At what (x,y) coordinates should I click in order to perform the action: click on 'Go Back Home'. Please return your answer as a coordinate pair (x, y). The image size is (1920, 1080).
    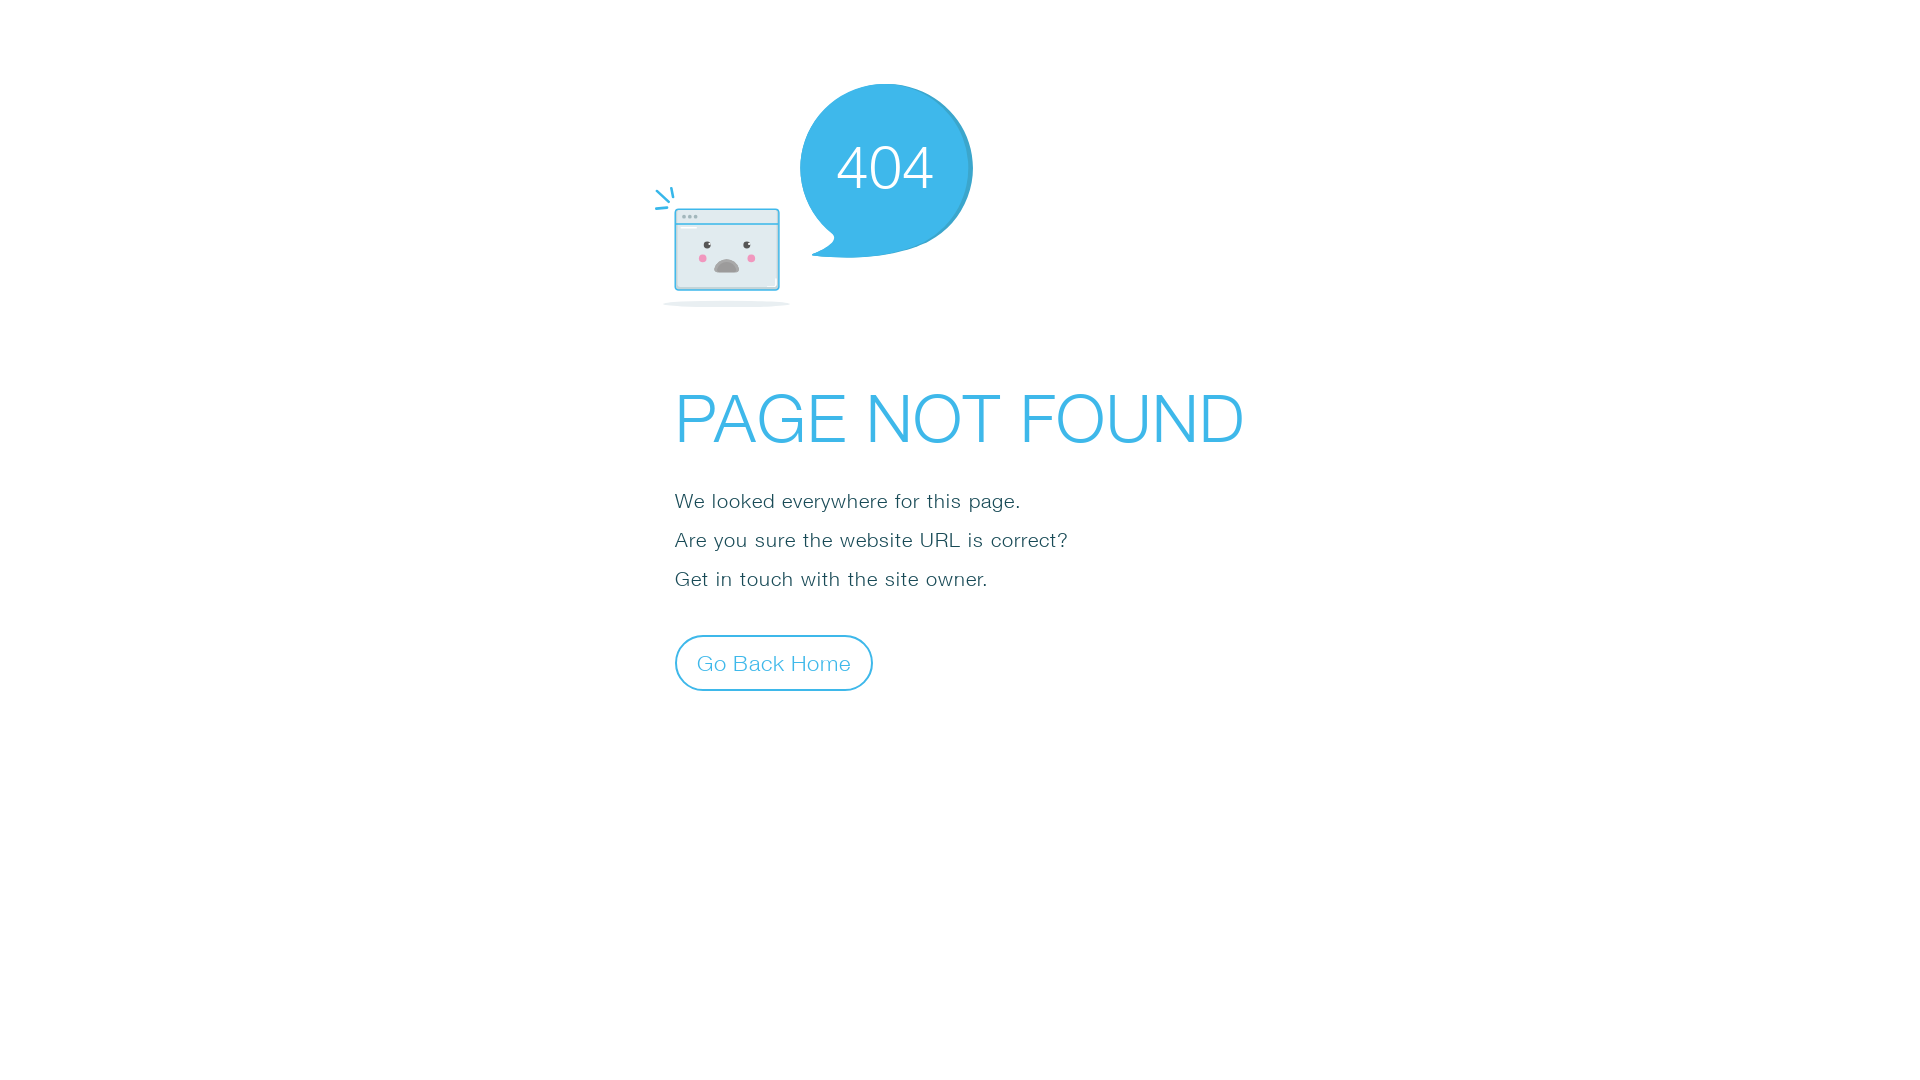
    Looking at the image, I should click on (772, 663).